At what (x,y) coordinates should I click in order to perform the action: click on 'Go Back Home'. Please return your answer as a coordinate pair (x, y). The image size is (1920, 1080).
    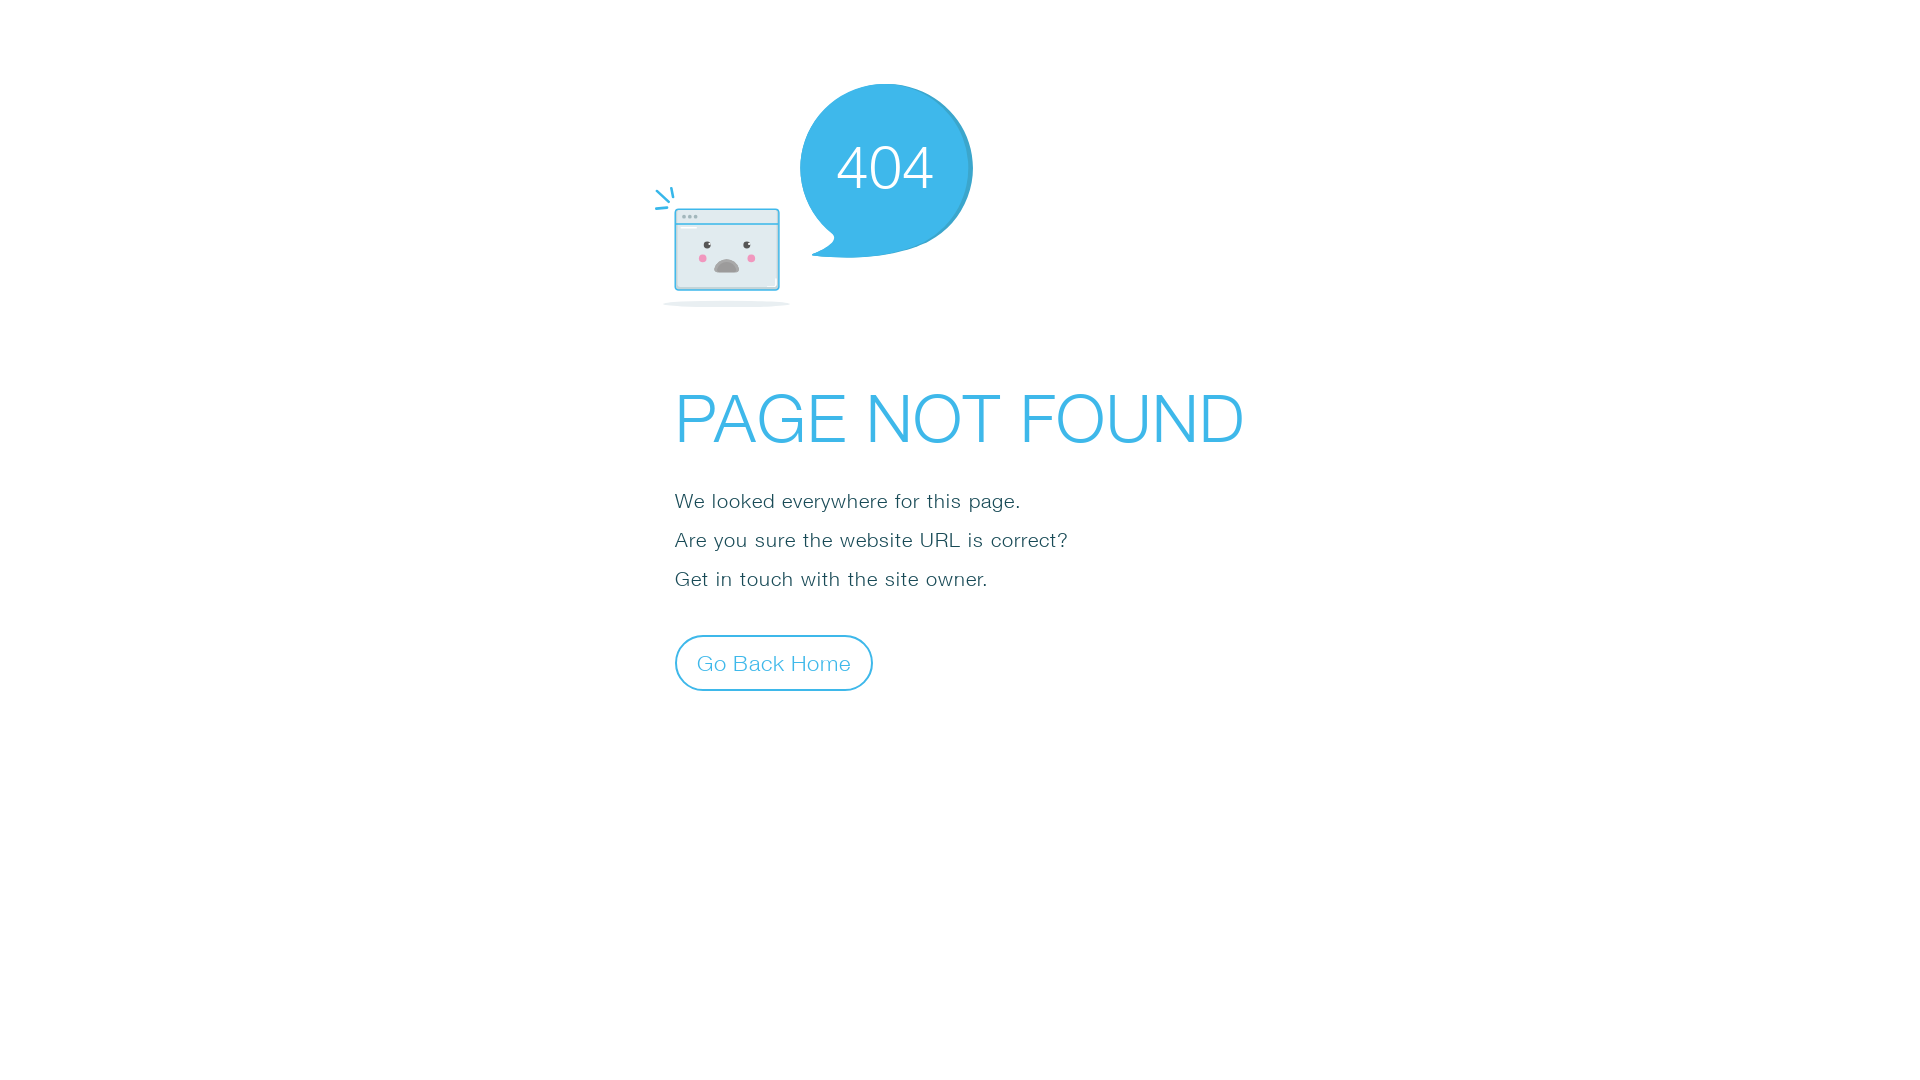
    Looking at the image, I should click on (772, 663).